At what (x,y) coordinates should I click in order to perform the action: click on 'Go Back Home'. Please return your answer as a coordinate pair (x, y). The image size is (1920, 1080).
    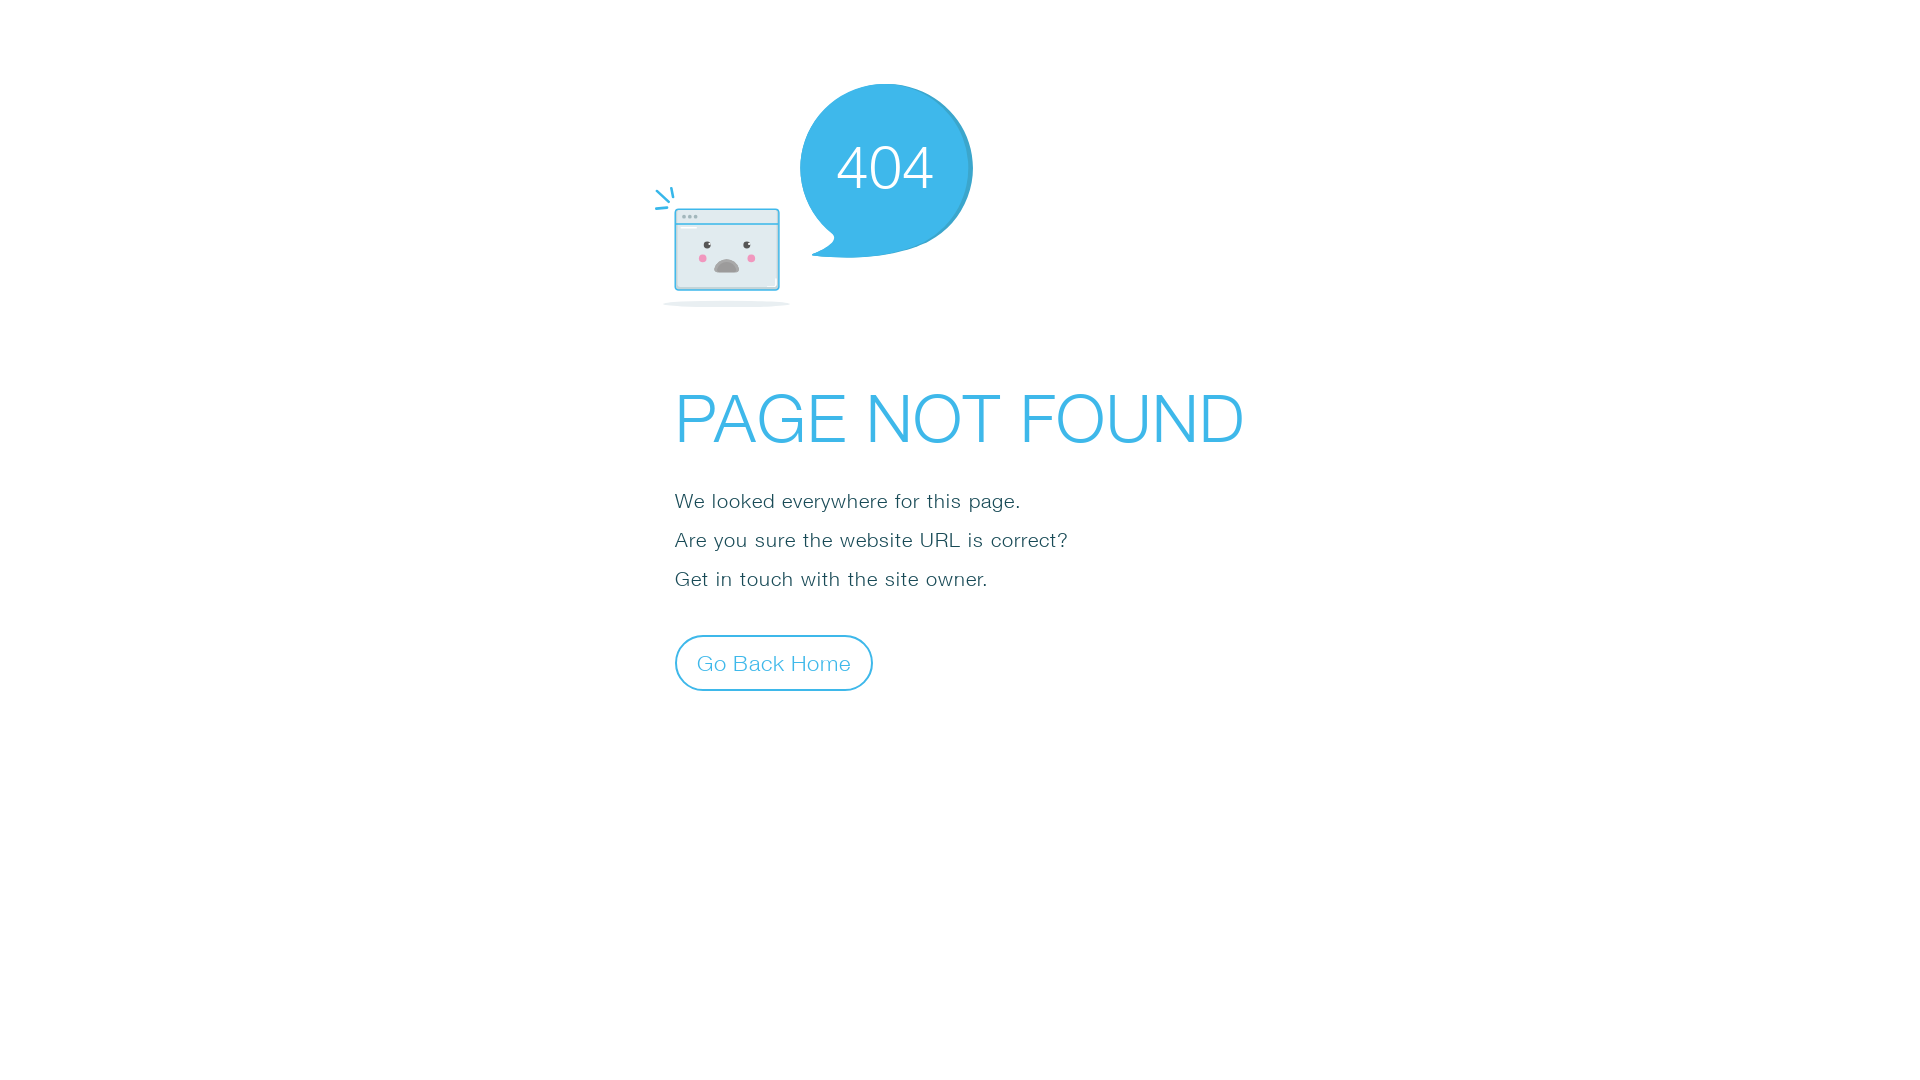
    Looking at the image, I should click on (772, 663).